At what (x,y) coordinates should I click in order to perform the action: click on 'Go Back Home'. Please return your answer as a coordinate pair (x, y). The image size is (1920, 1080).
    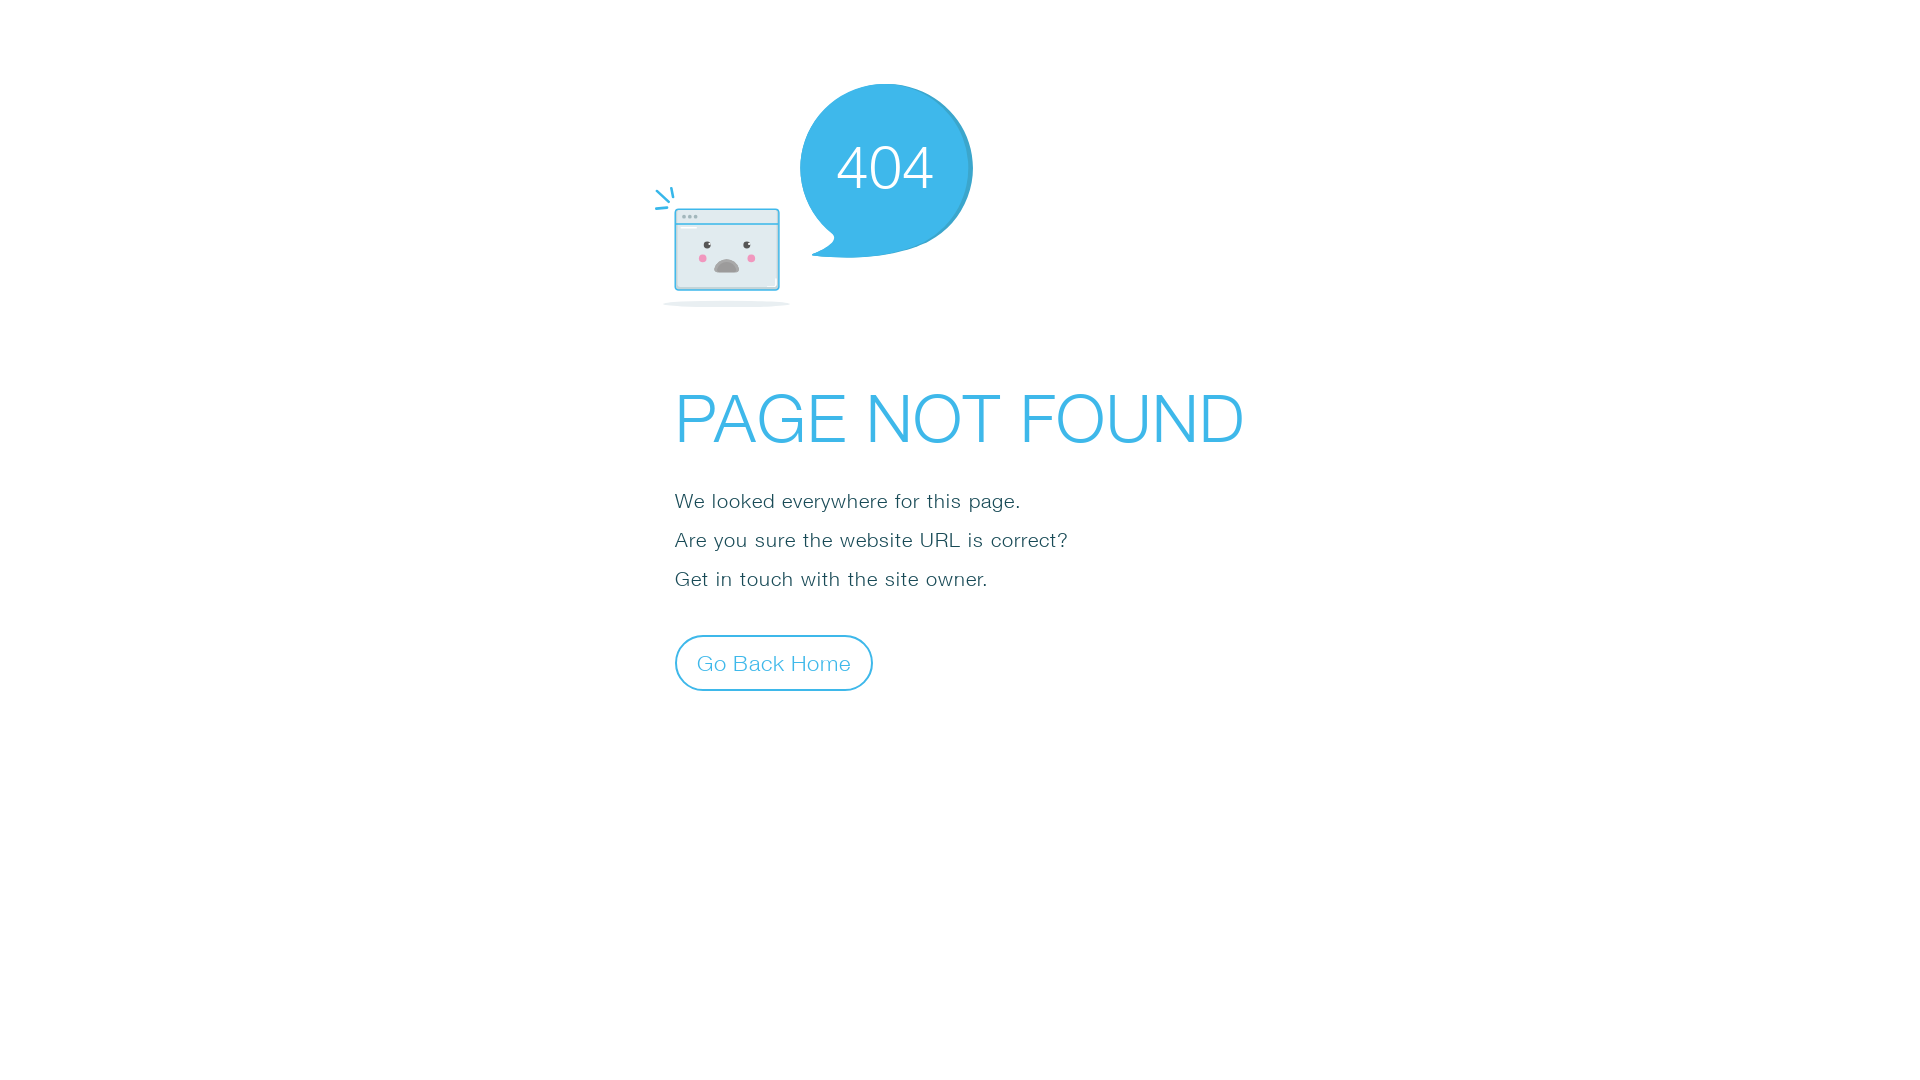
    Looking at the image, I should click on (772, 663).